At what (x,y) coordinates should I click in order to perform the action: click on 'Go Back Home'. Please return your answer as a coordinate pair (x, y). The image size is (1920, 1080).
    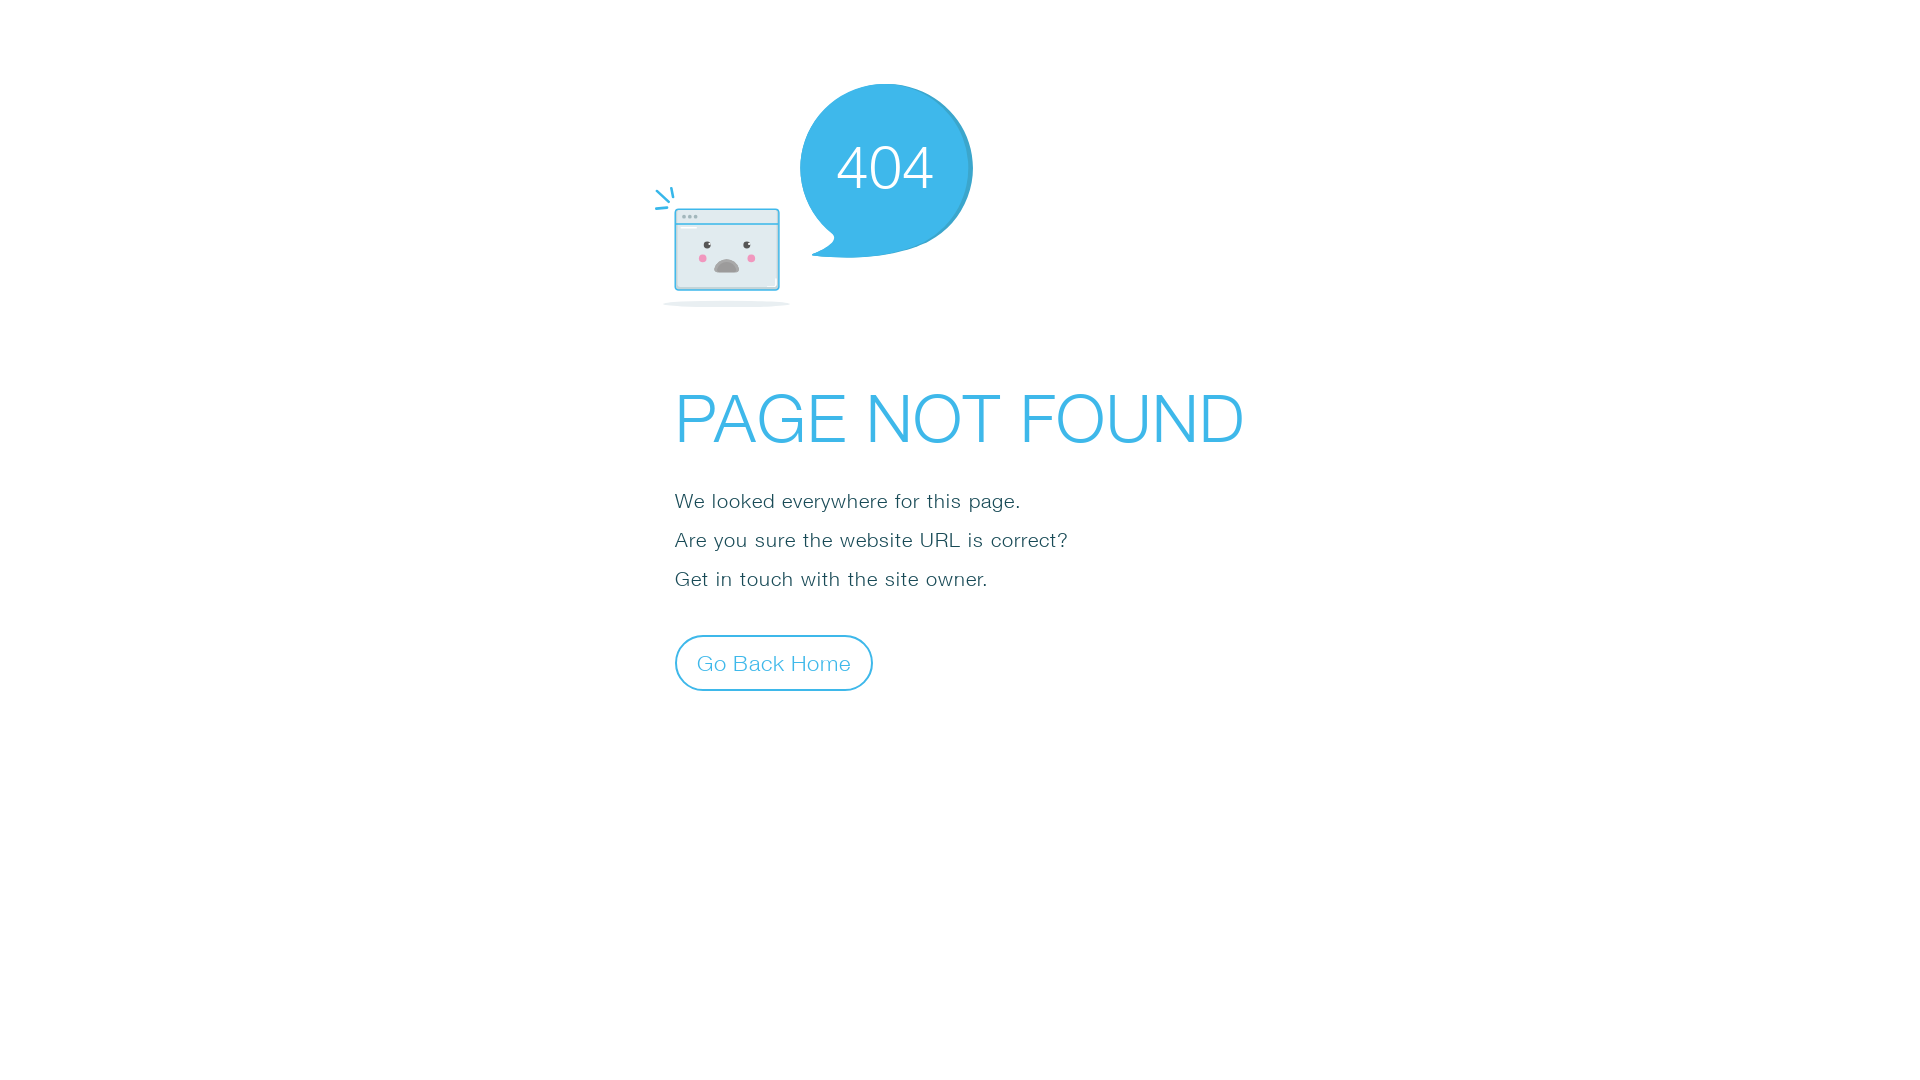
    Looking at the image, I should click on (772, 663).